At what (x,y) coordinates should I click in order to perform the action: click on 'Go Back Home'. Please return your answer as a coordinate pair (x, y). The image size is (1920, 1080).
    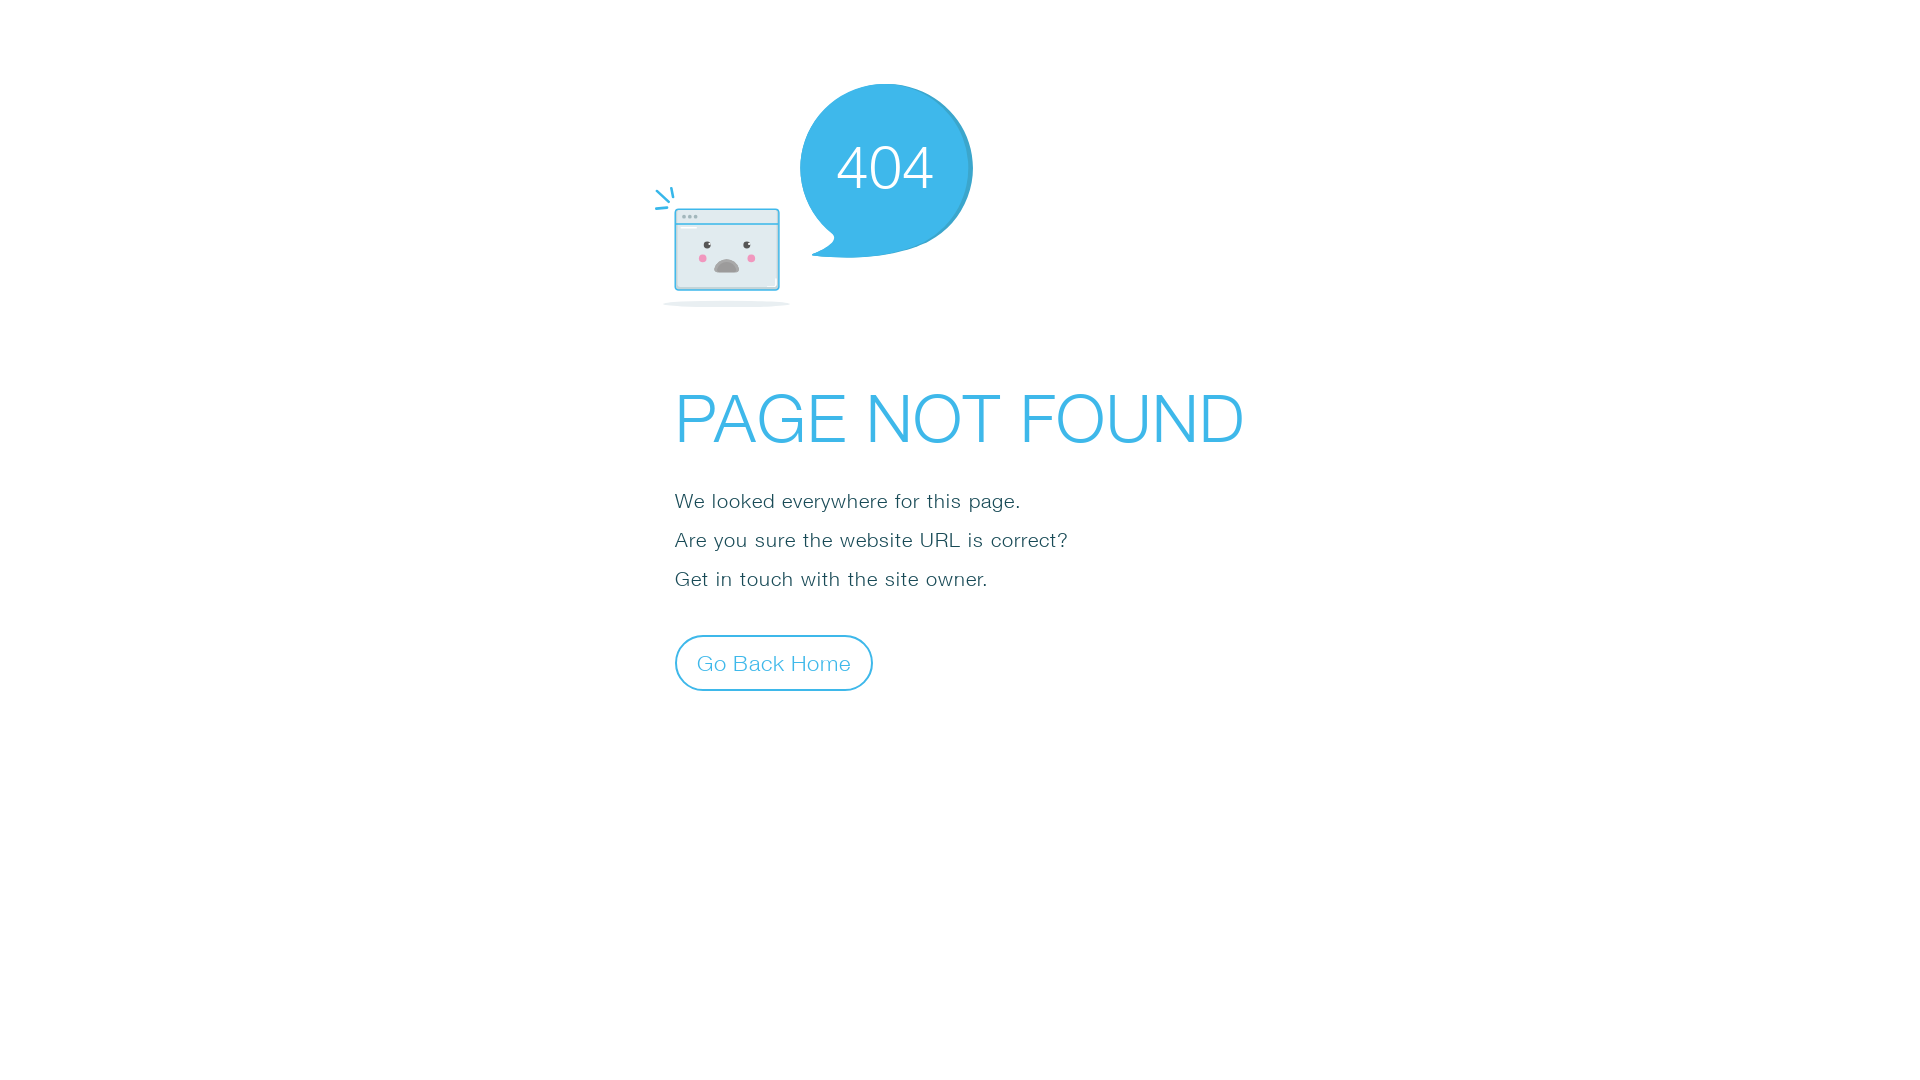
    Looking at the image, I should click on (772, 663).